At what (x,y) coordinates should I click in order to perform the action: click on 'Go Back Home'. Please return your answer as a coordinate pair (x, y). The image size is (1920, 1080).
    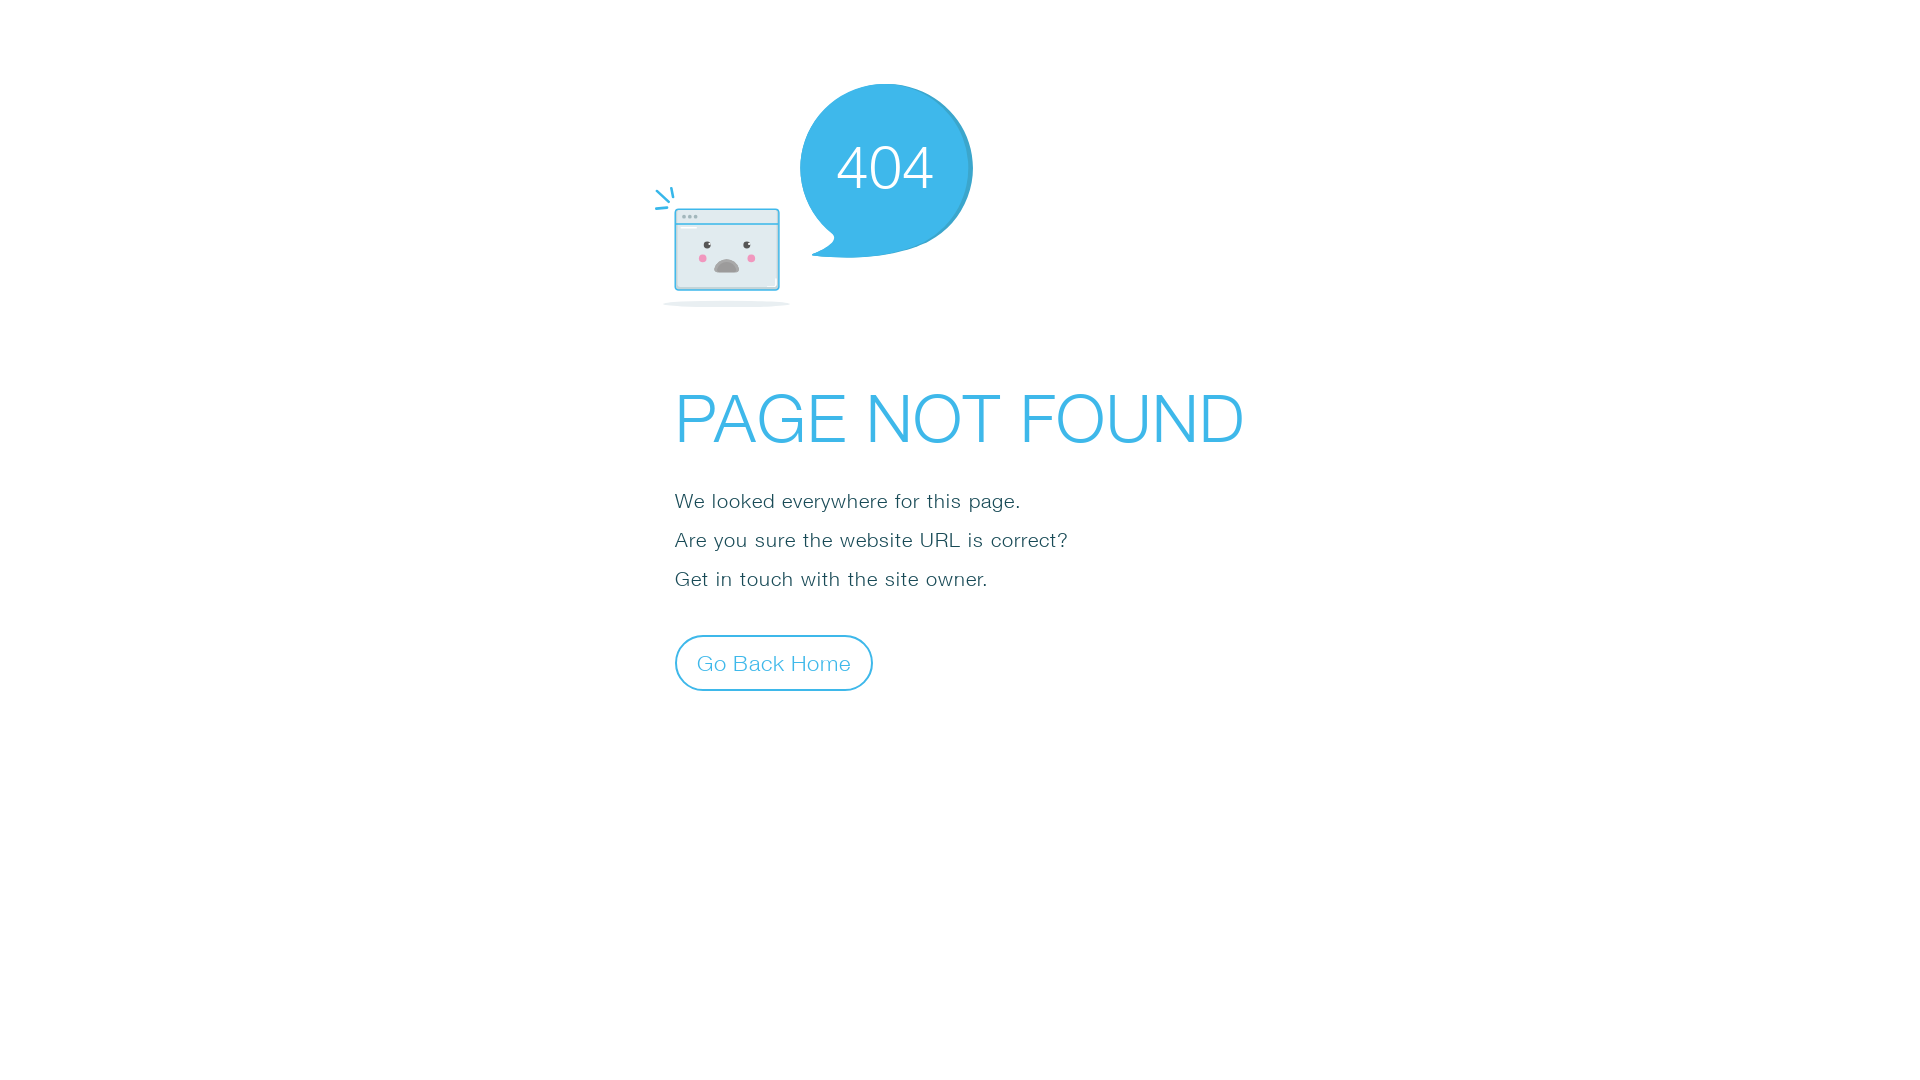
    Looking at the image, I should click on (772, 663).